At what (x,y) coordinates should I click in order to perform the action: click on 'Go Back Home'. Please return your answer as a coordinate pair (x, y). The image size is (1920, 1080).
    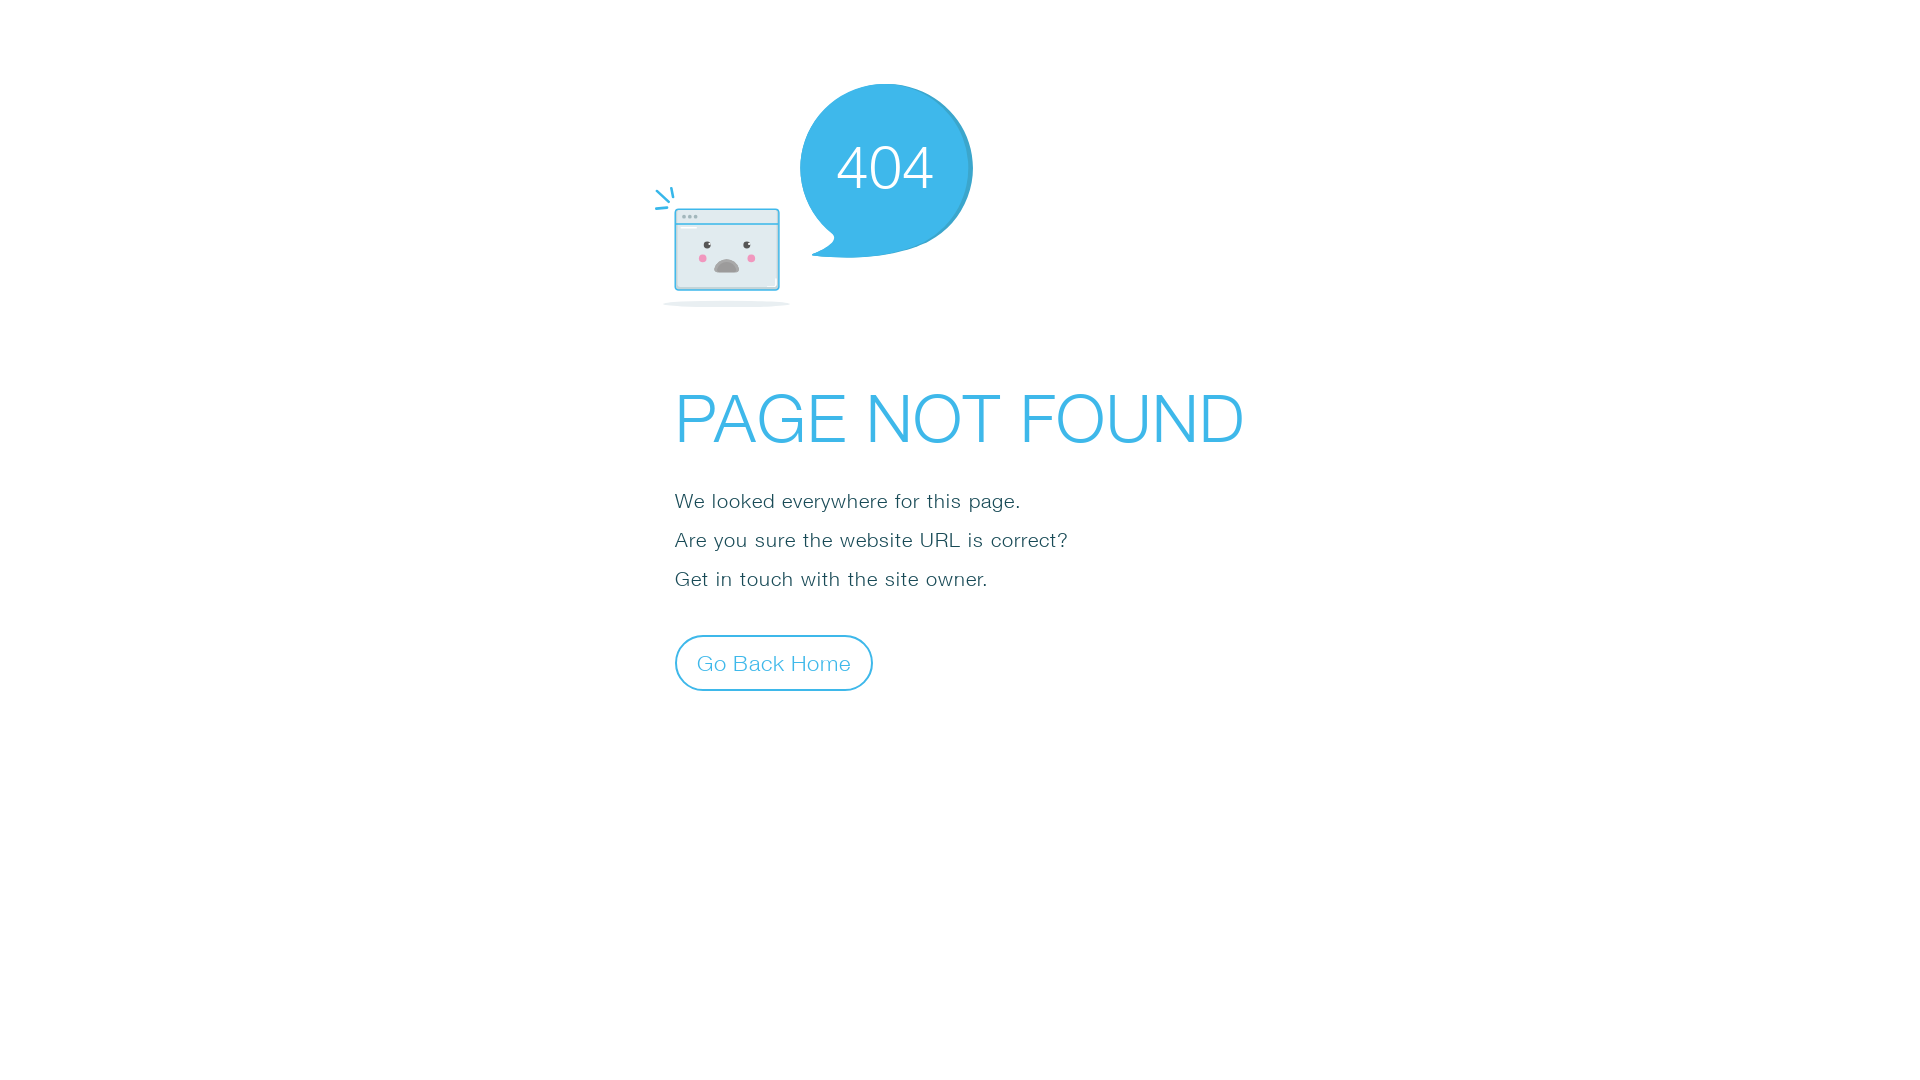
    Looking at the image, I should click on (772, 663).